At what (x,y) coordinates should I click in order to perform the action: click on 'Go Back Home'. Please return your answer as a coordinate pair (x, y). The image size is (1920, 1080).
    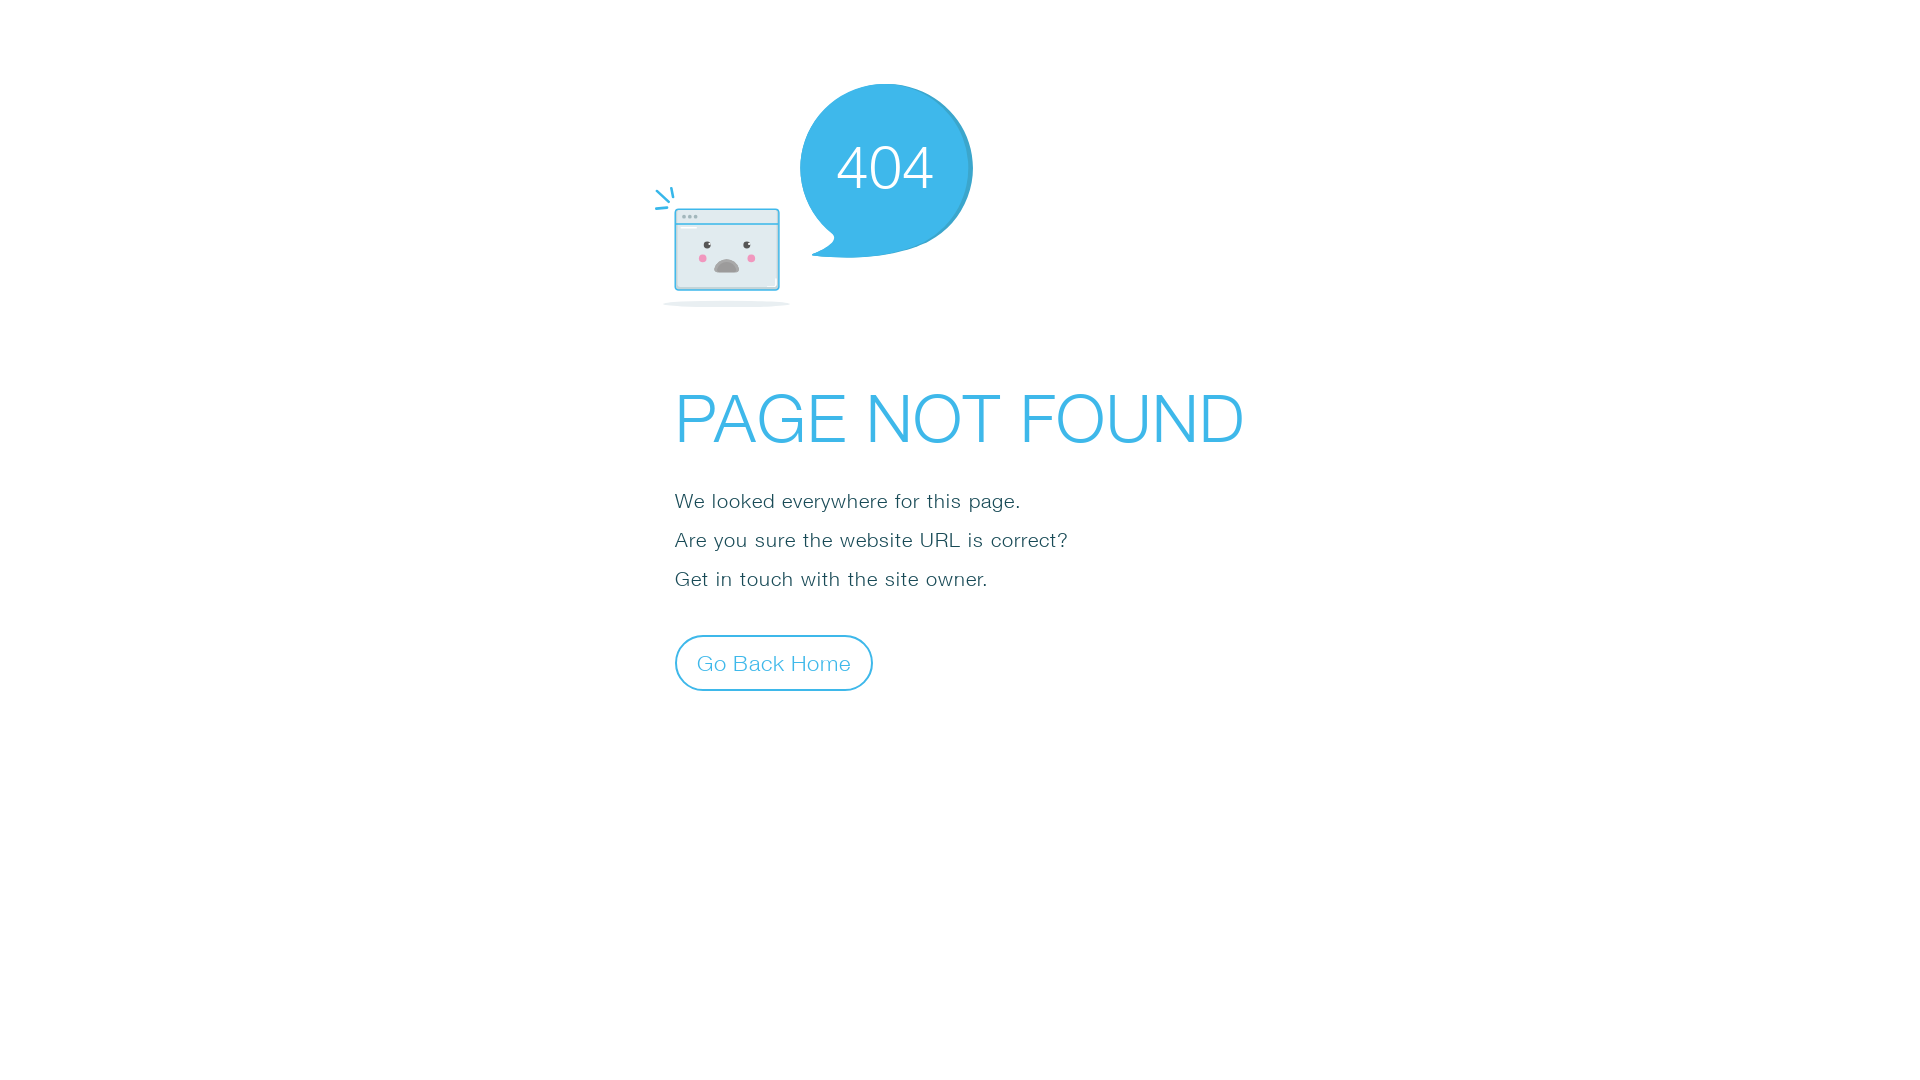
    Looking at the image, I should click on (772, 663).